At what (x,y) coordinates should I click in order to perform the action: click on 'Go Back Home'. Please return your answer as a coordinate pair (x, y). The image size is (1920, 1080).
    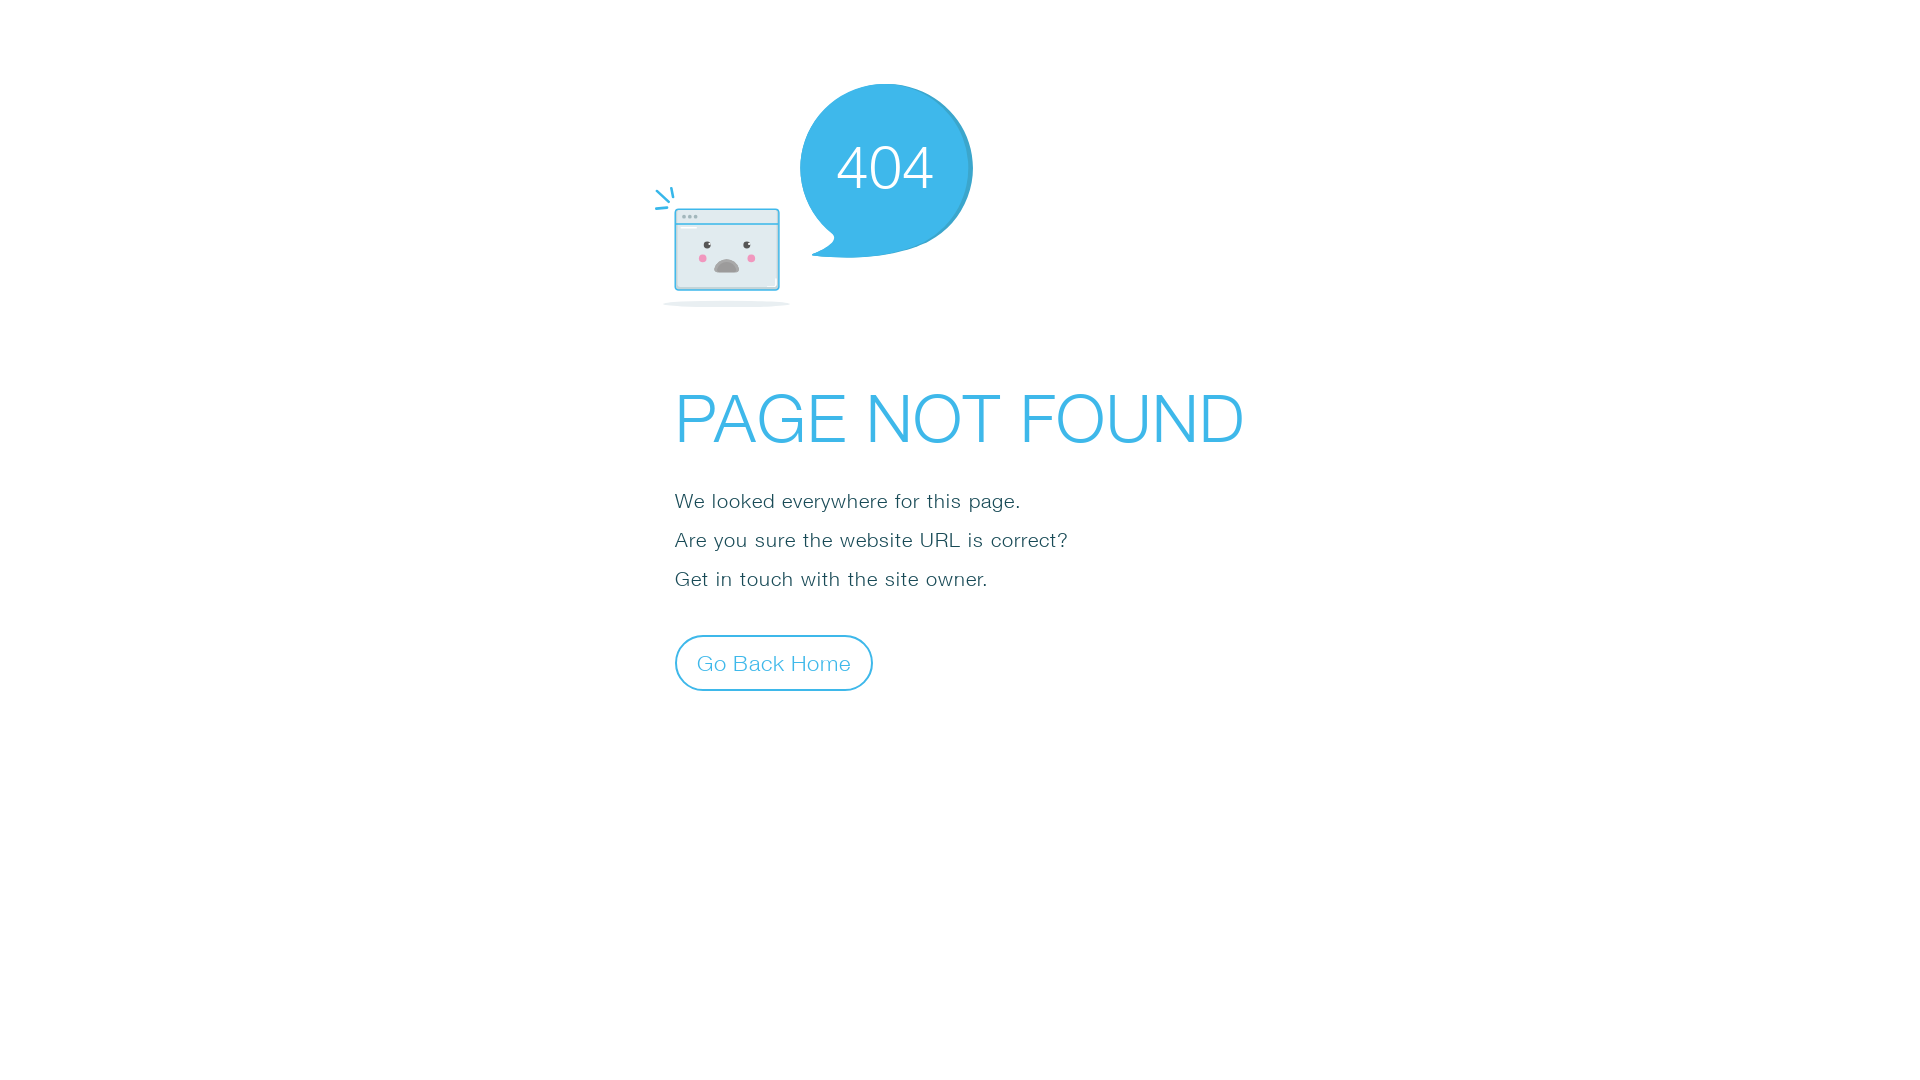
    Looking at the image, I should click on (772, 663).